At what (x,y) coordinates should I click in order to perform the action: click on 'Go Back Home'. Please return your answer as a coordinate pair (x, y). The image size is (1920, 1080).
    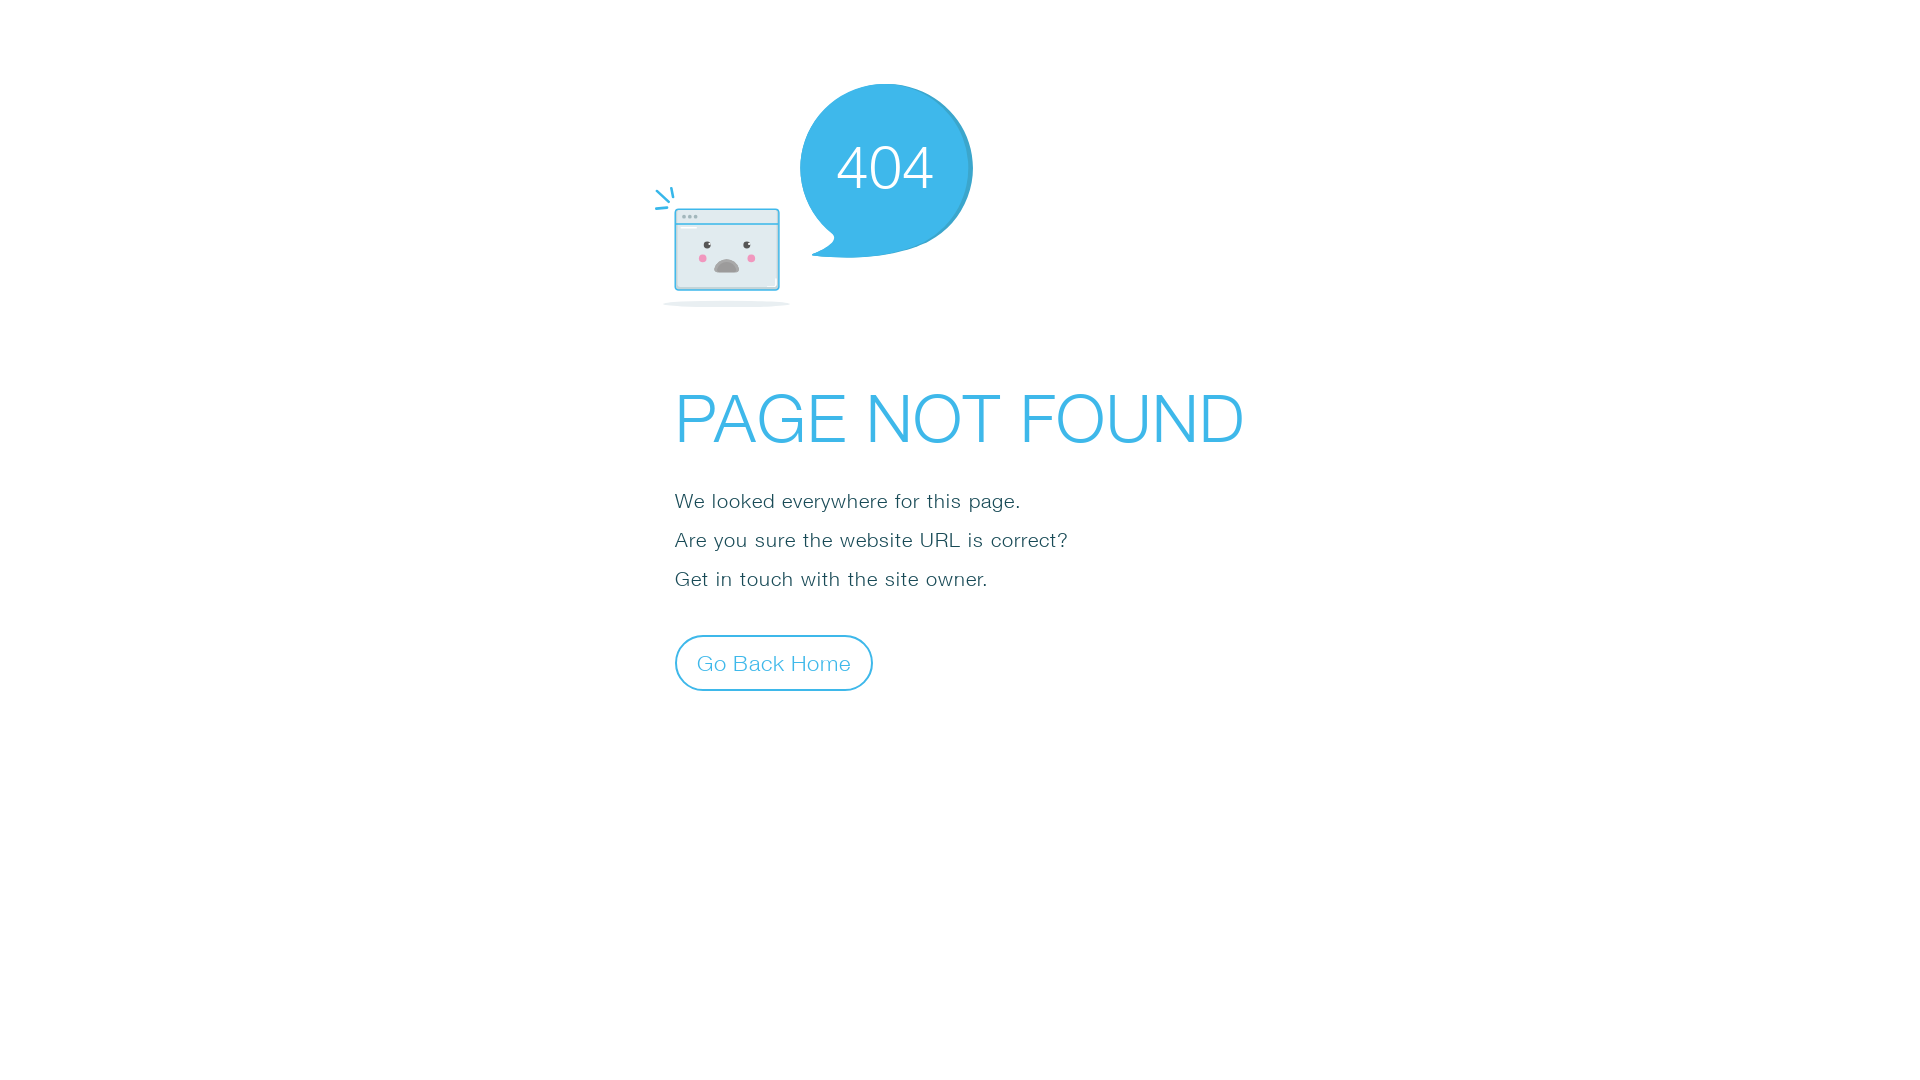
    Looking at the image, I should click on (772, 663).